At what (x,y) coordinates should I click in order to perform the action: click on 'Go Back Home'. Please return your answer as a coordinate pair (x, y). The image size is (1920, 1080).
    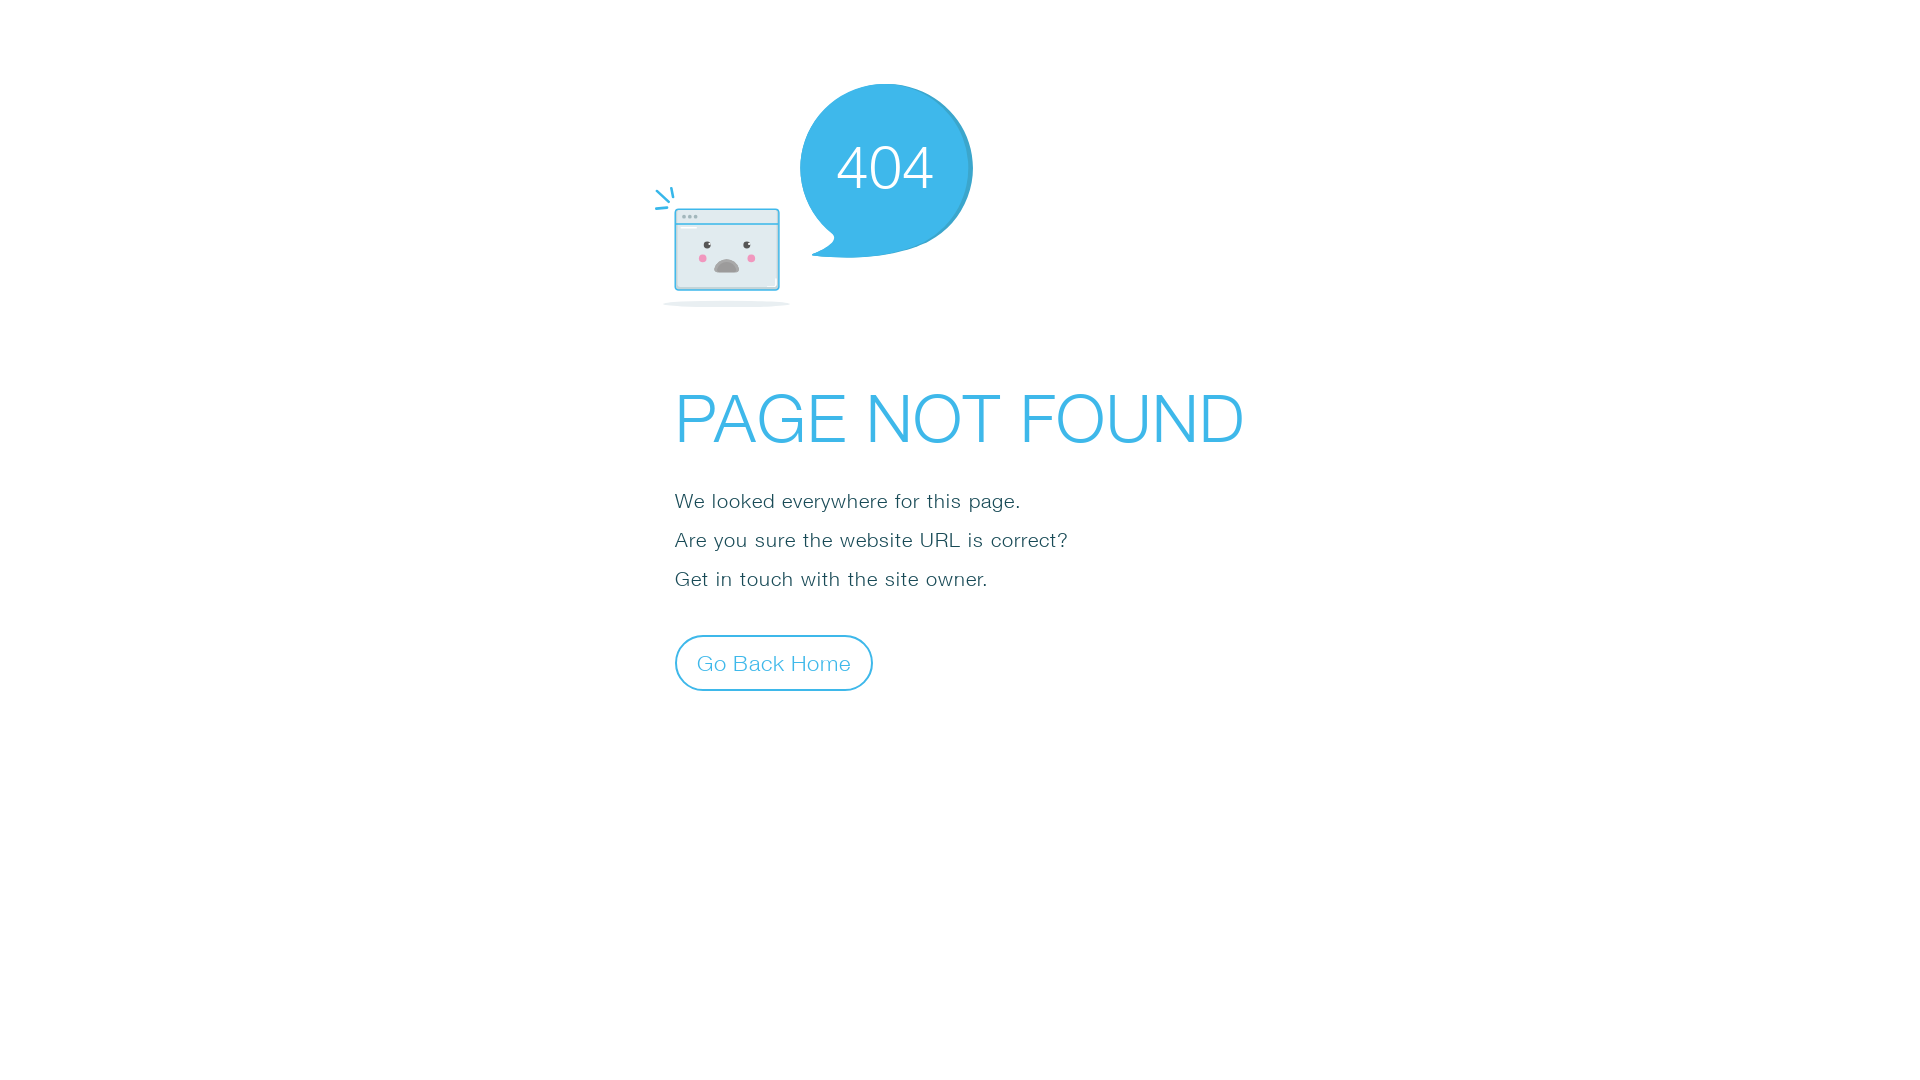
    Looking at the image, I should click on (772, 663).